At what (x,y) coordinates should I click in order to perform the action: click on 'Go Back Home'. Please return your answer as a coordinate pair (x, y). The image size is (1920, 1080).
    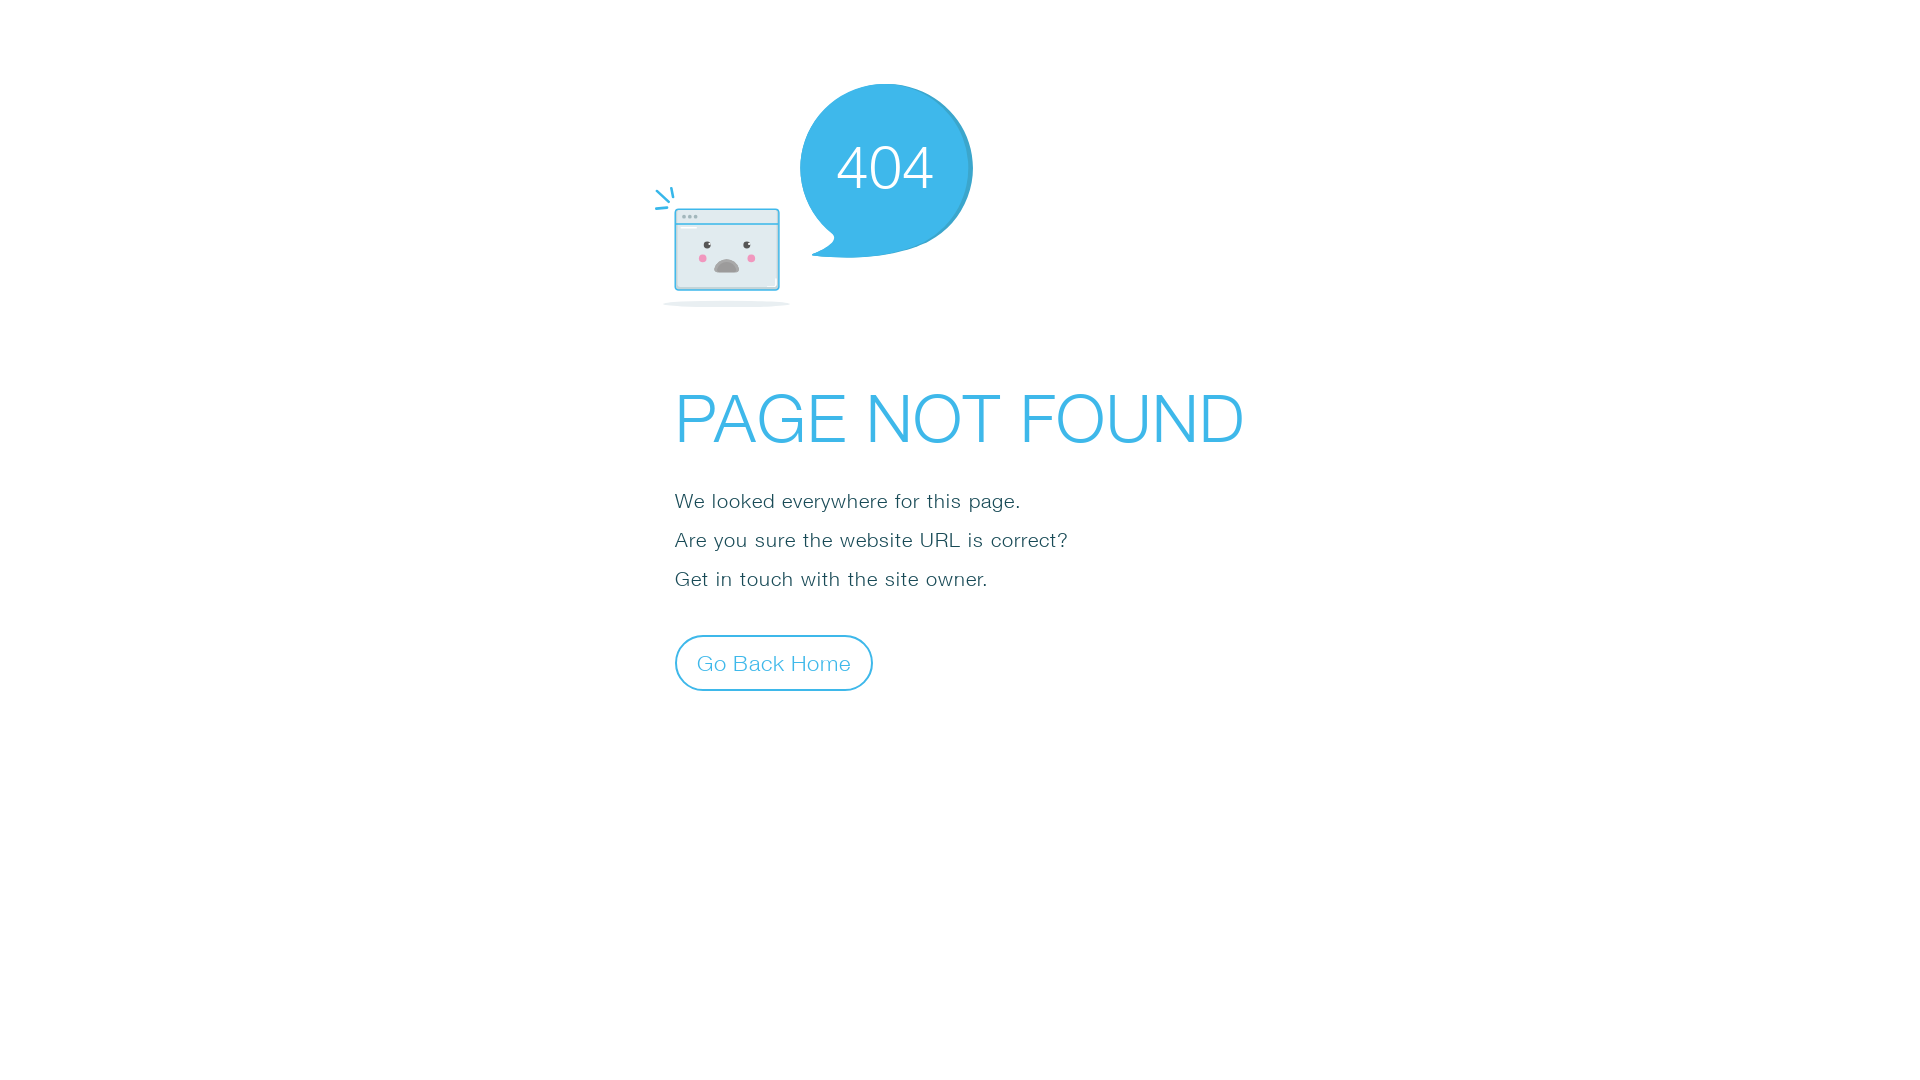
    Looking at the image, I should click on (772, 663).